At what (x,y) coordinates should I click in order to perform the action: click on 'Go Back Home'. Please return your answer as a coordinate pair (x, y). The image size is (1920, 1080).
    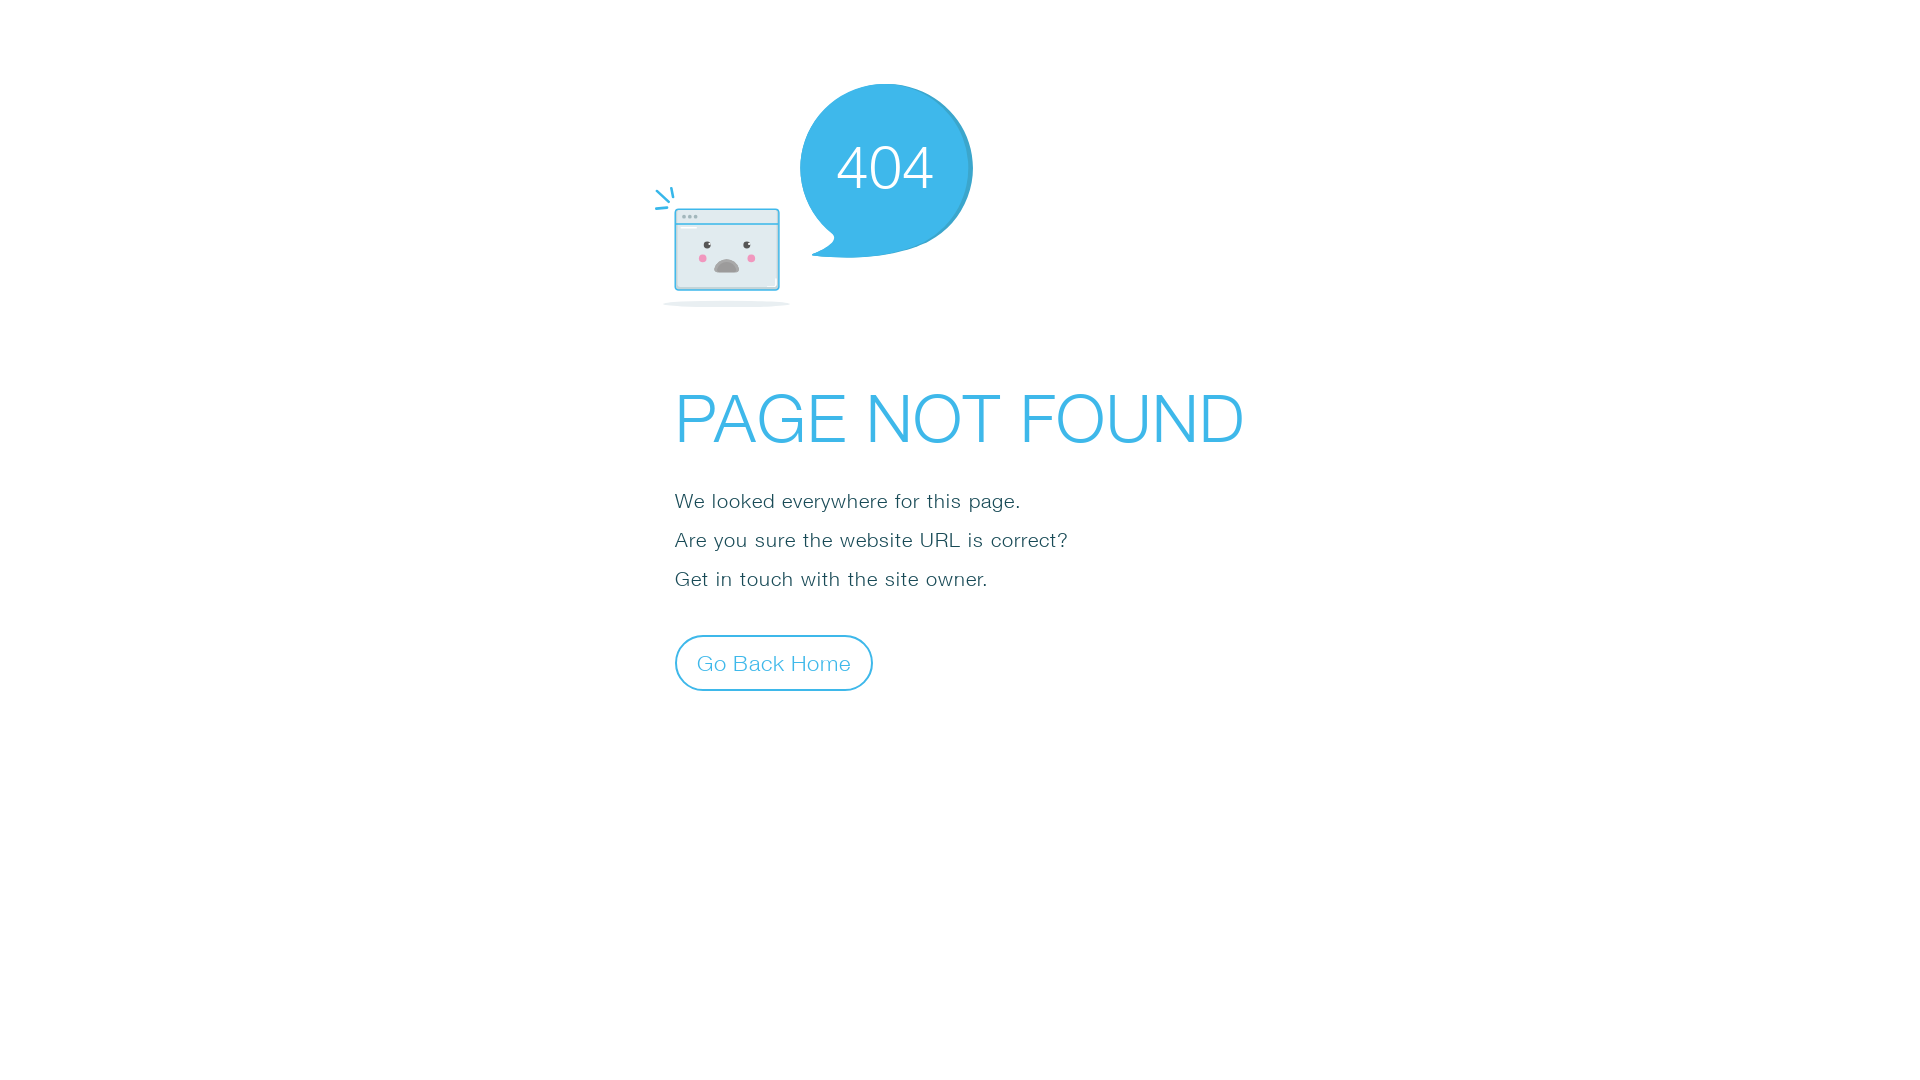
    Looking at the image, I should click on (772, 663).